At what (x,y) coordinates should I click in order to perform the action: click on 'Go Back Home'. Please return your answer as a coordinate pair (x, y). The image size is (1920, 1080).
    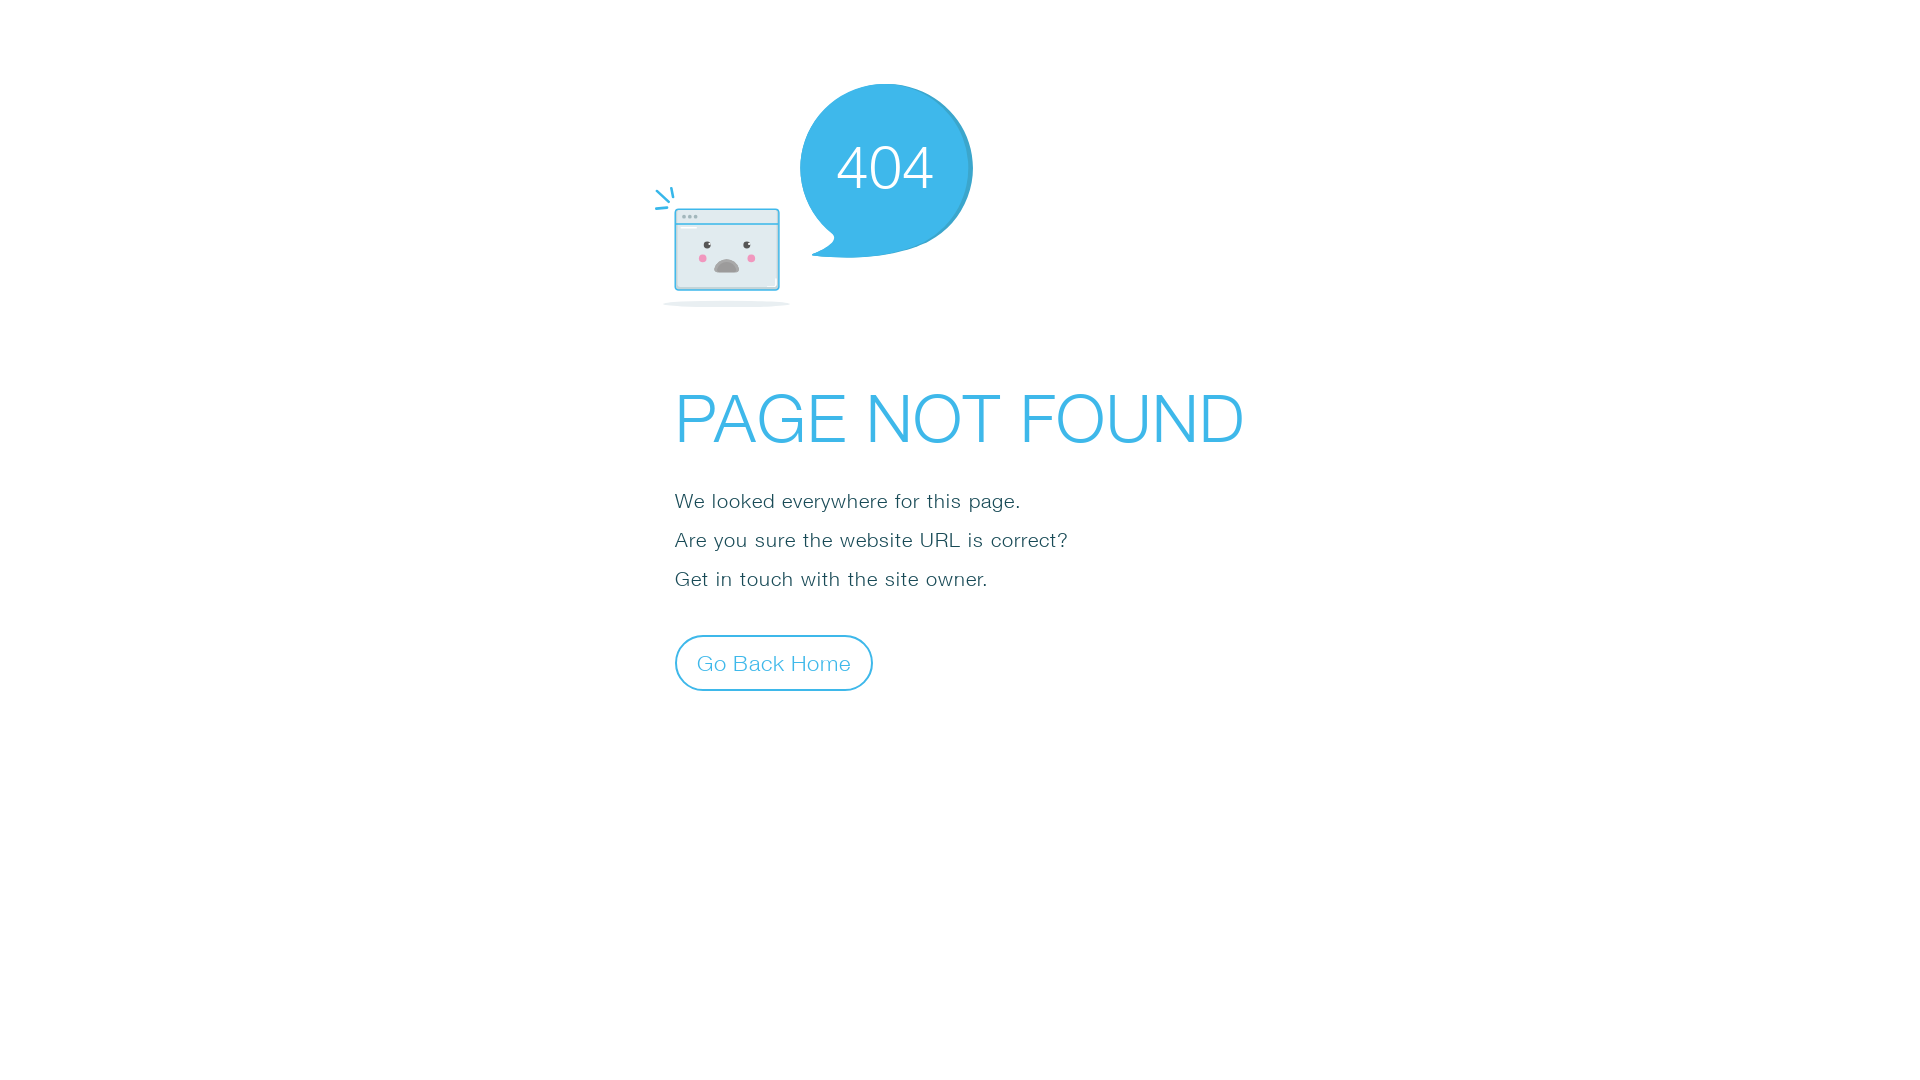
    Looking at the image, I should click on (772, 663).